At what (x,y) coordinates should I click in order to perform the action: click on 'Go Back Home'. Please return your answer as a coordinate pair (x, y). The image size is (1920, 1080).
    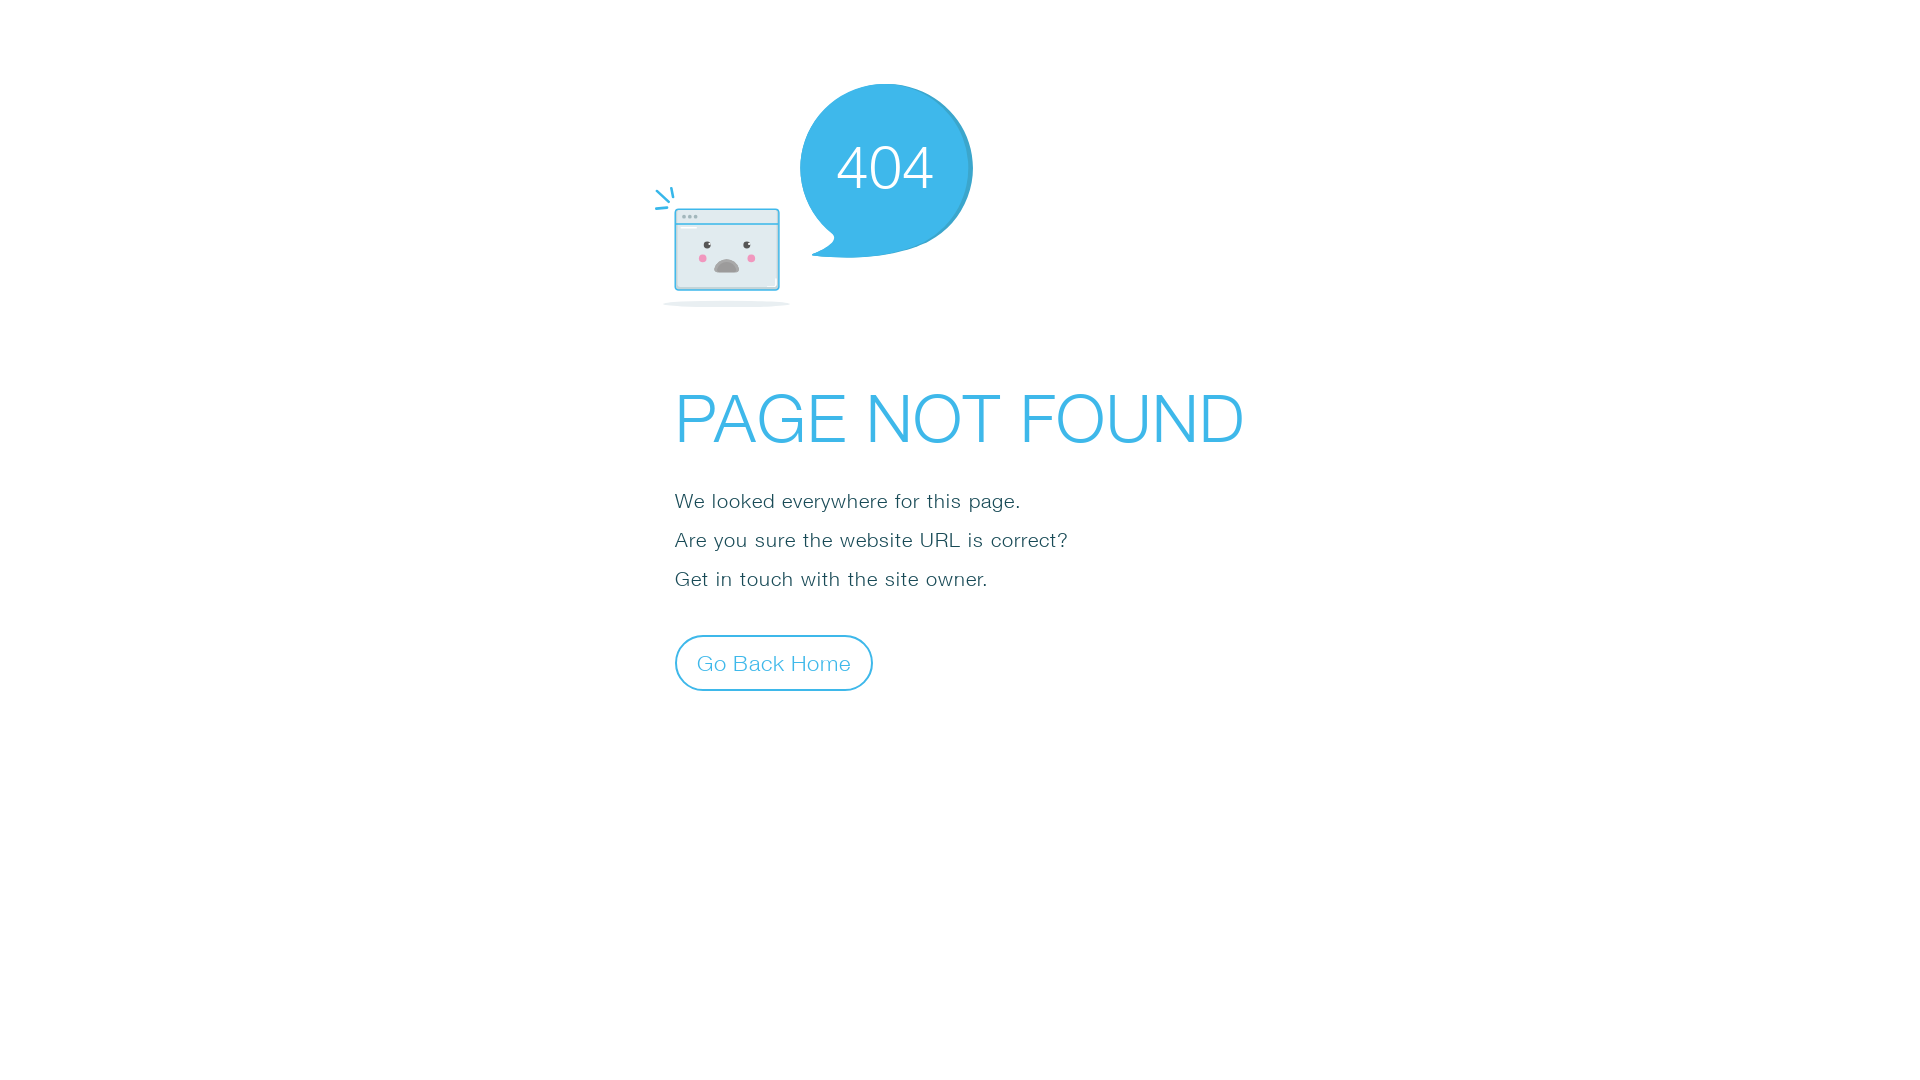
    Looking at the image, I should click on (772, 663).